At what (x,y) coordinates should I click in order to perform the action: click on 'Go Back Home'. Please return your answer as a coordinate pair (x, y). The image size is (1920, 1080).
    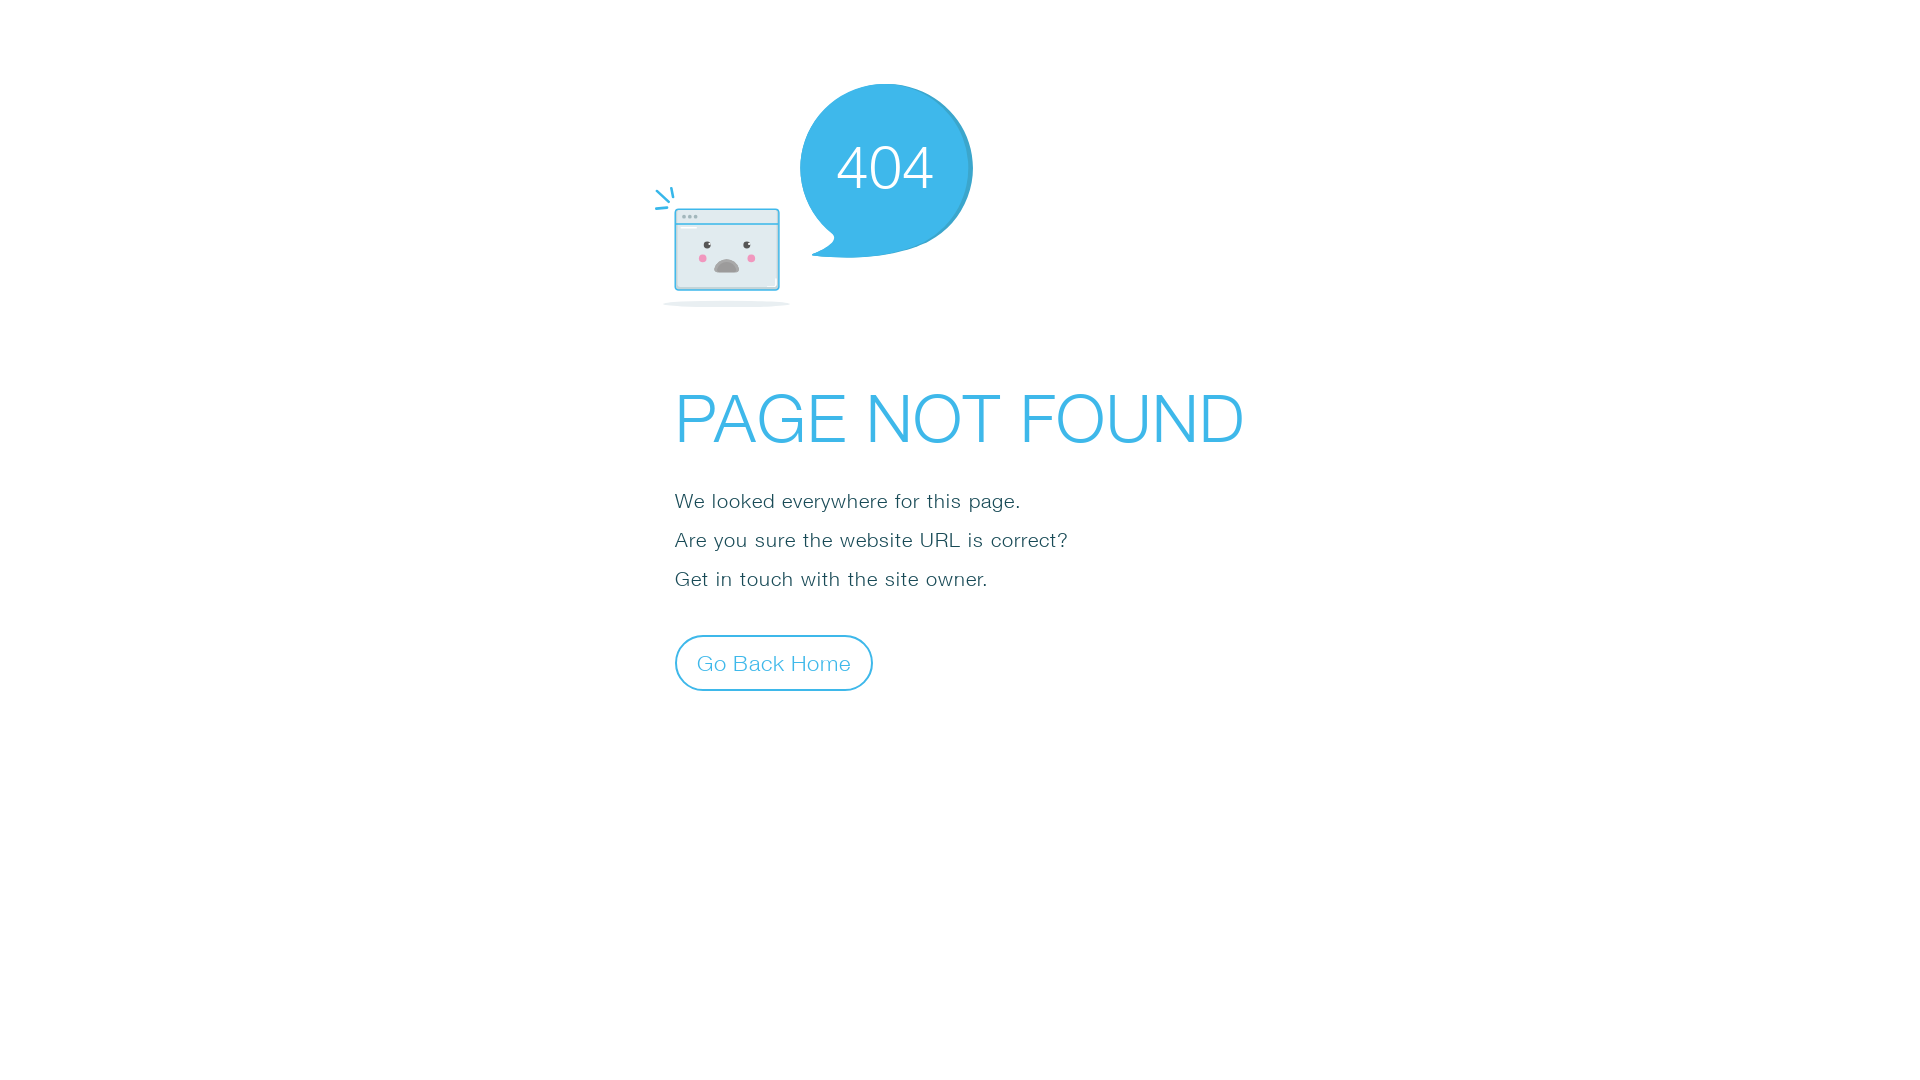
    Looking at the image, I should click on (772, 663).